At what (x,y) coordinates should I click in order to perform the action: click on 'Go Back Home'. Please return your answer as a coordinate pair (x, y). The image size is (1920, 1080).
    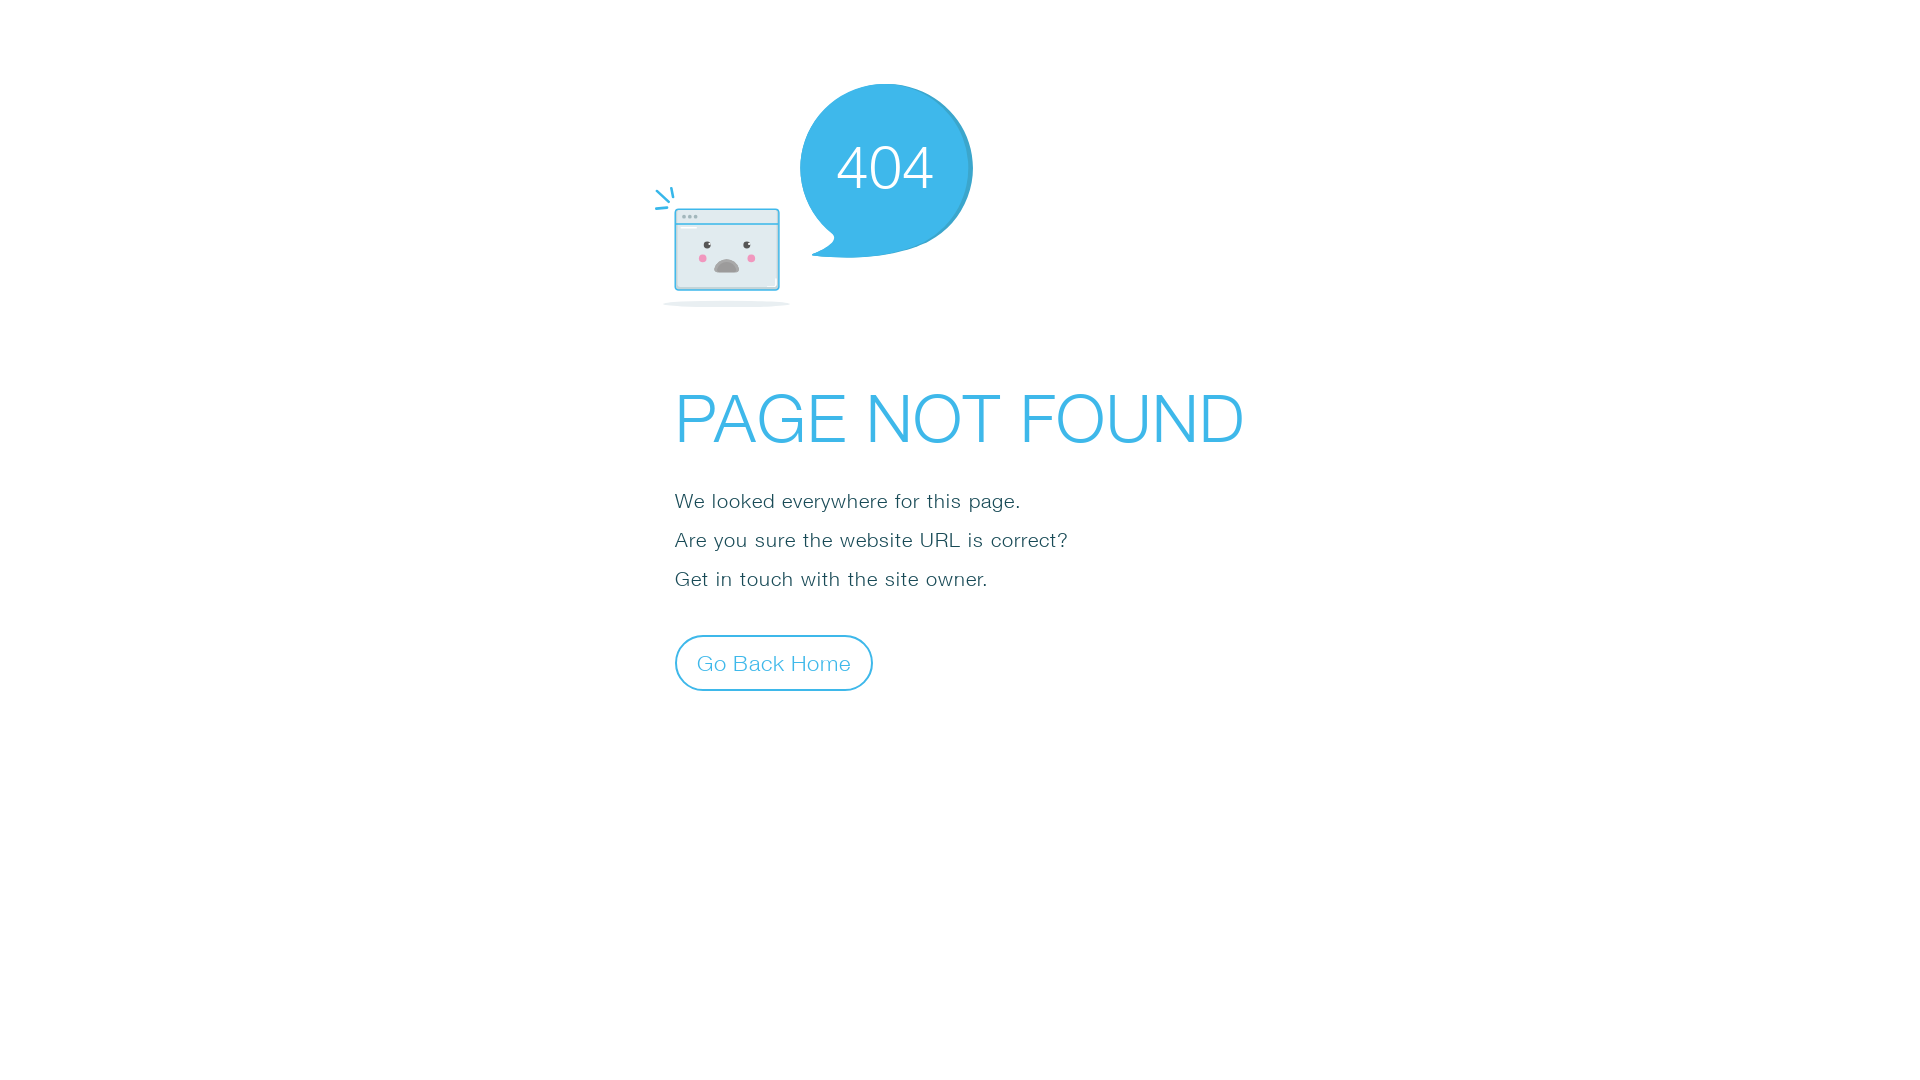
    Looking at the image, I should click on (772, 663).